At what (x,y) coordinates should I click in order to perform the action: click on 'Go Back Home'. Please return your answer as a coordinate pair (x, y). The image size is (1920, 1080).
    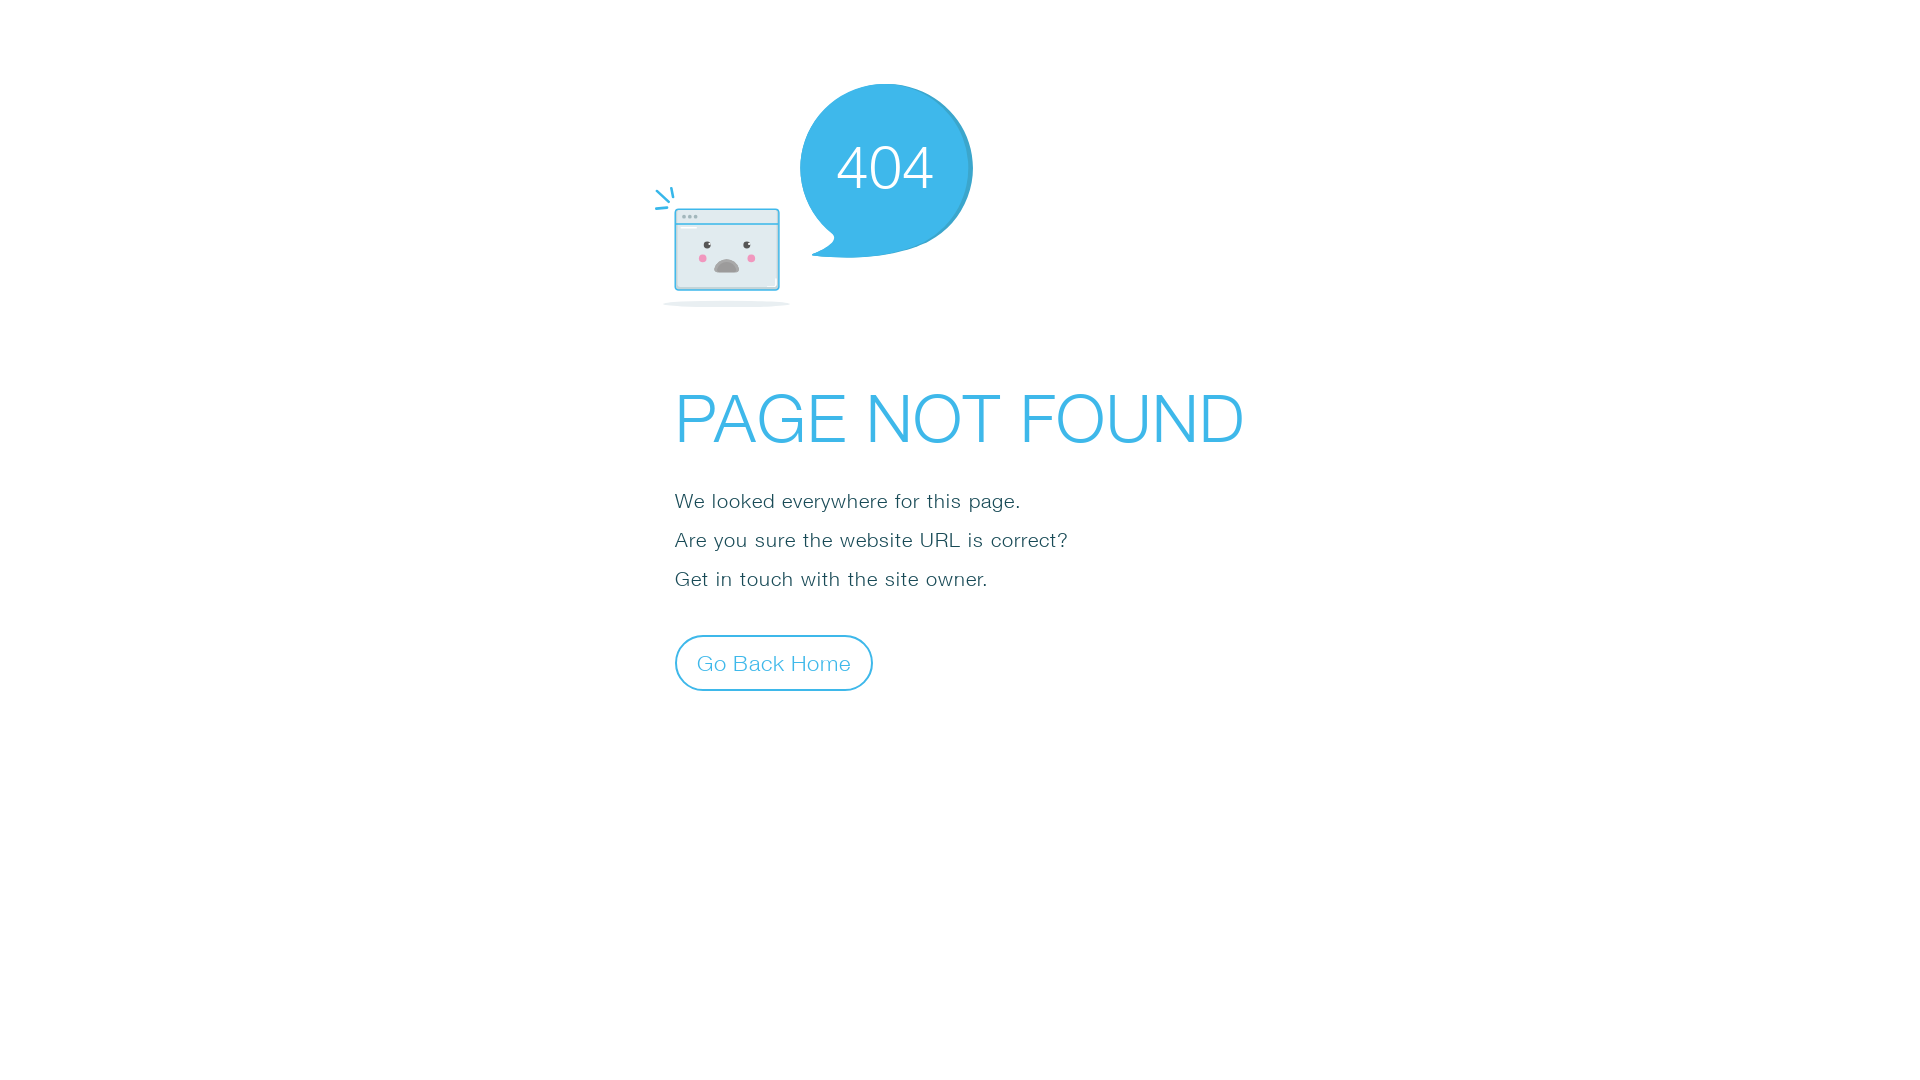
    Looking at the image, I should click on (772, 663).